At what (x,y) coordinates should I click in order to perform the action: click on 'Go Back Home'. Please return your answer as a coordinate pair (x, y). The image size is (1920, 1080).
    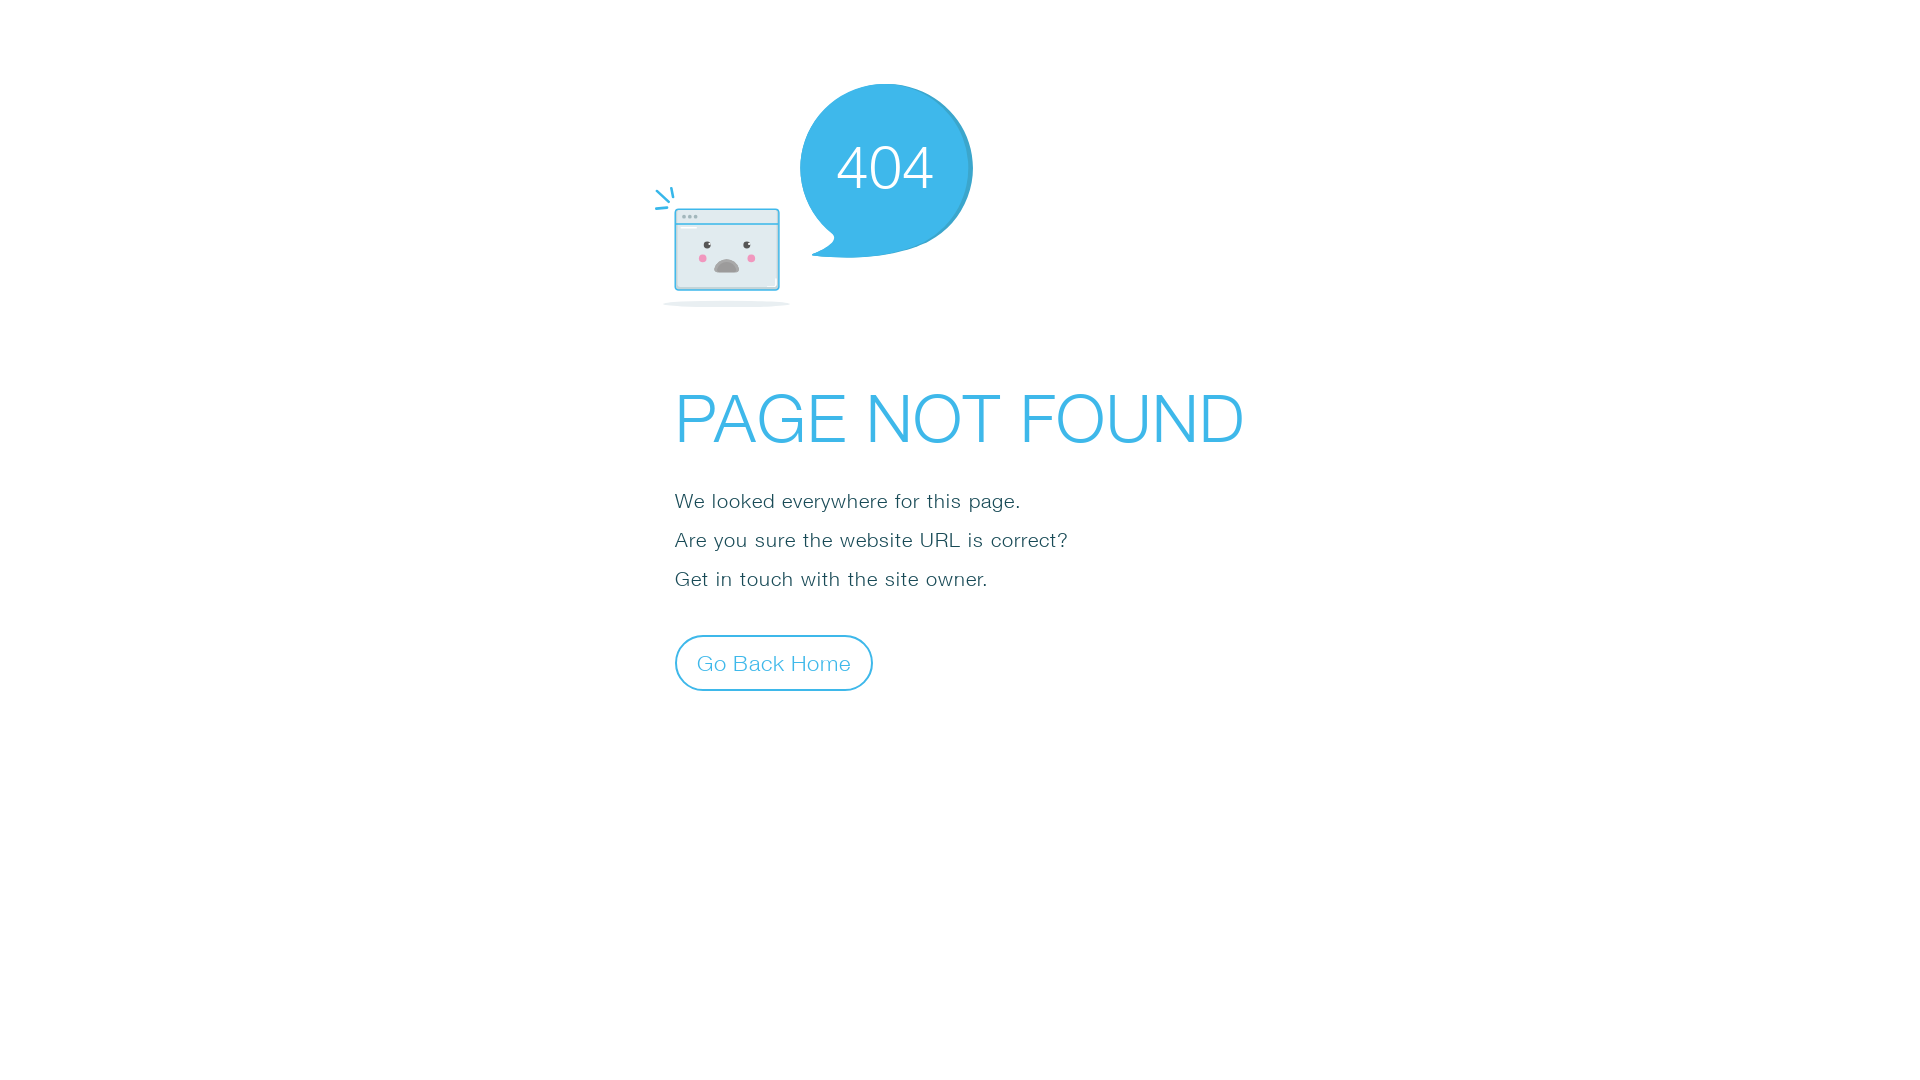
    Looking at the image, I should click on (772, 663).